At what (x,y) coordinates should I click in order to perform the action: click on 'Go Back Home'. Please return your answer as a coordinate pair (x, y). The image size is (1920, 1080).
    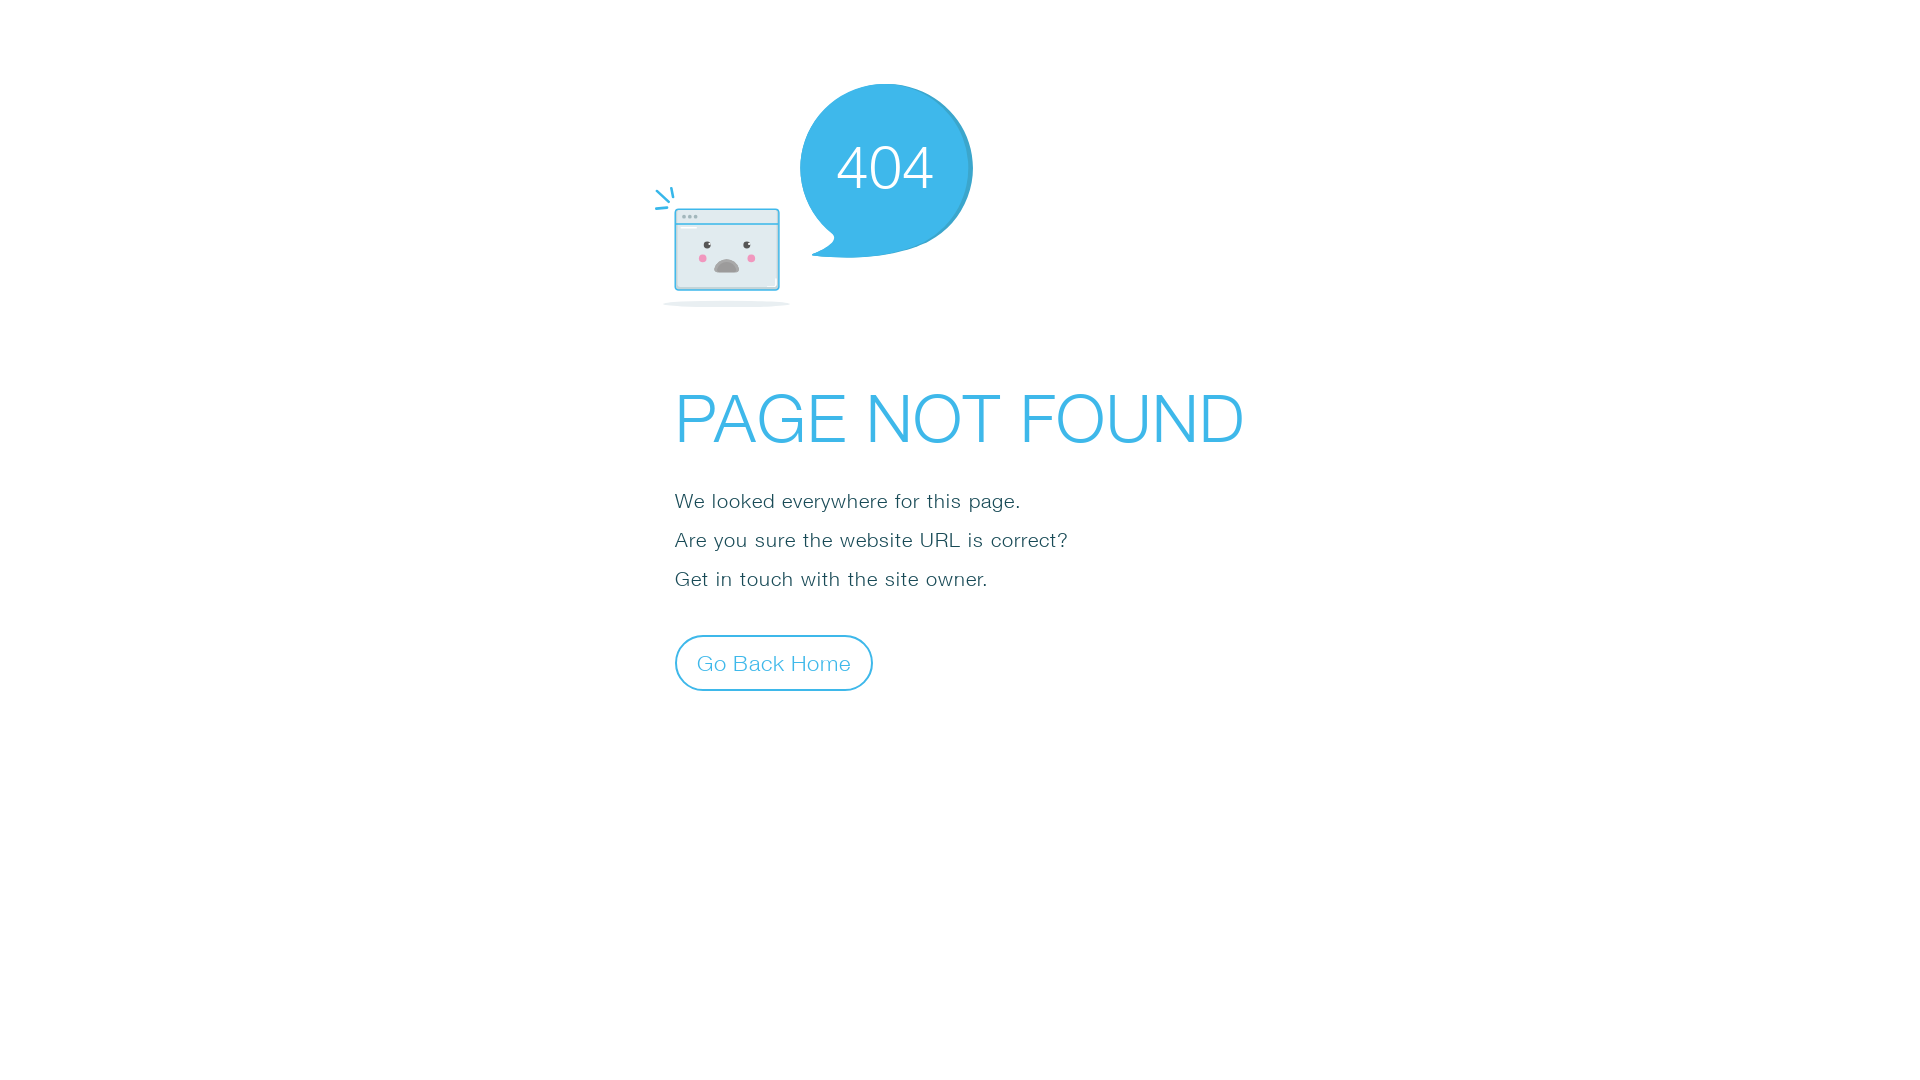
    Looking at the image, I should click on (772, 663).